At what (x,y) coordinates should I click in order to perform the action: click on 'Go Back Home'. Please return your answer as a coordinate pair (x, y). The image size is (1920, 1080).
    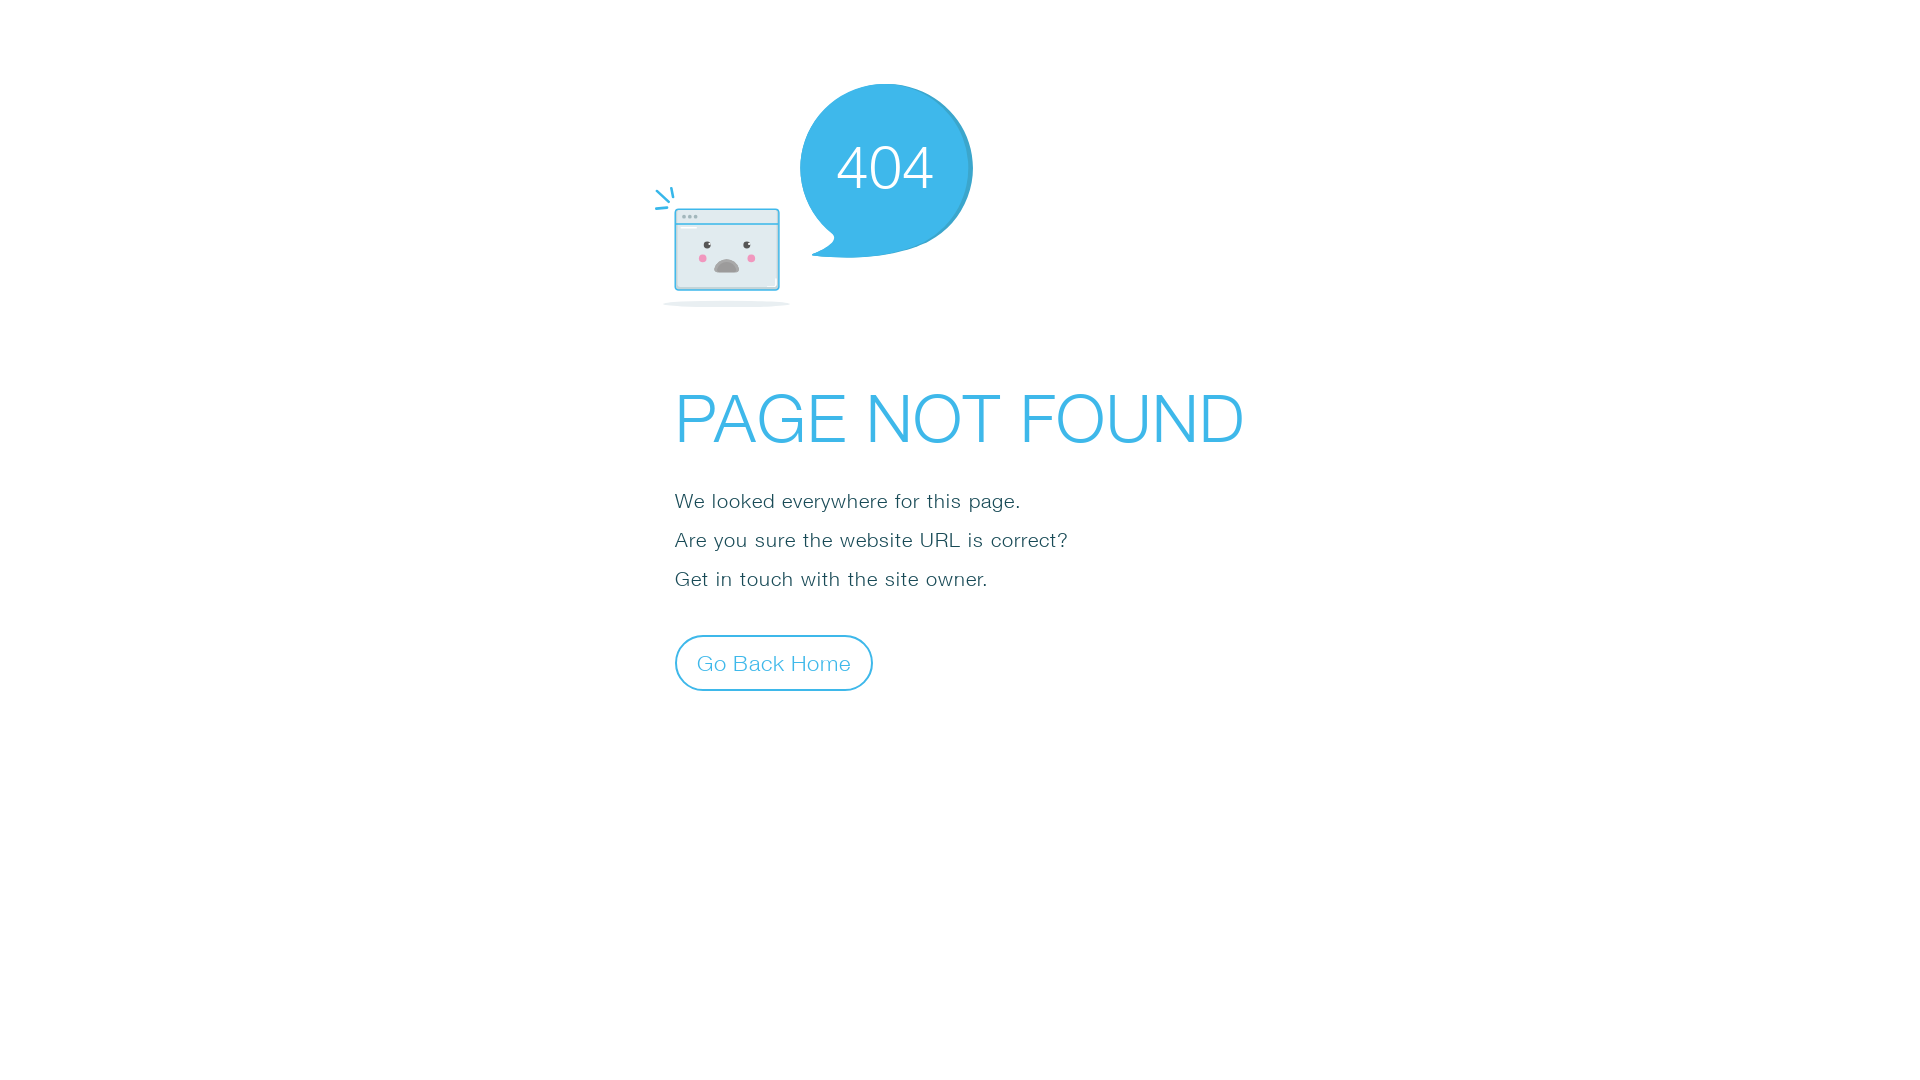
    Looking at the image, I should click on (772, 663).